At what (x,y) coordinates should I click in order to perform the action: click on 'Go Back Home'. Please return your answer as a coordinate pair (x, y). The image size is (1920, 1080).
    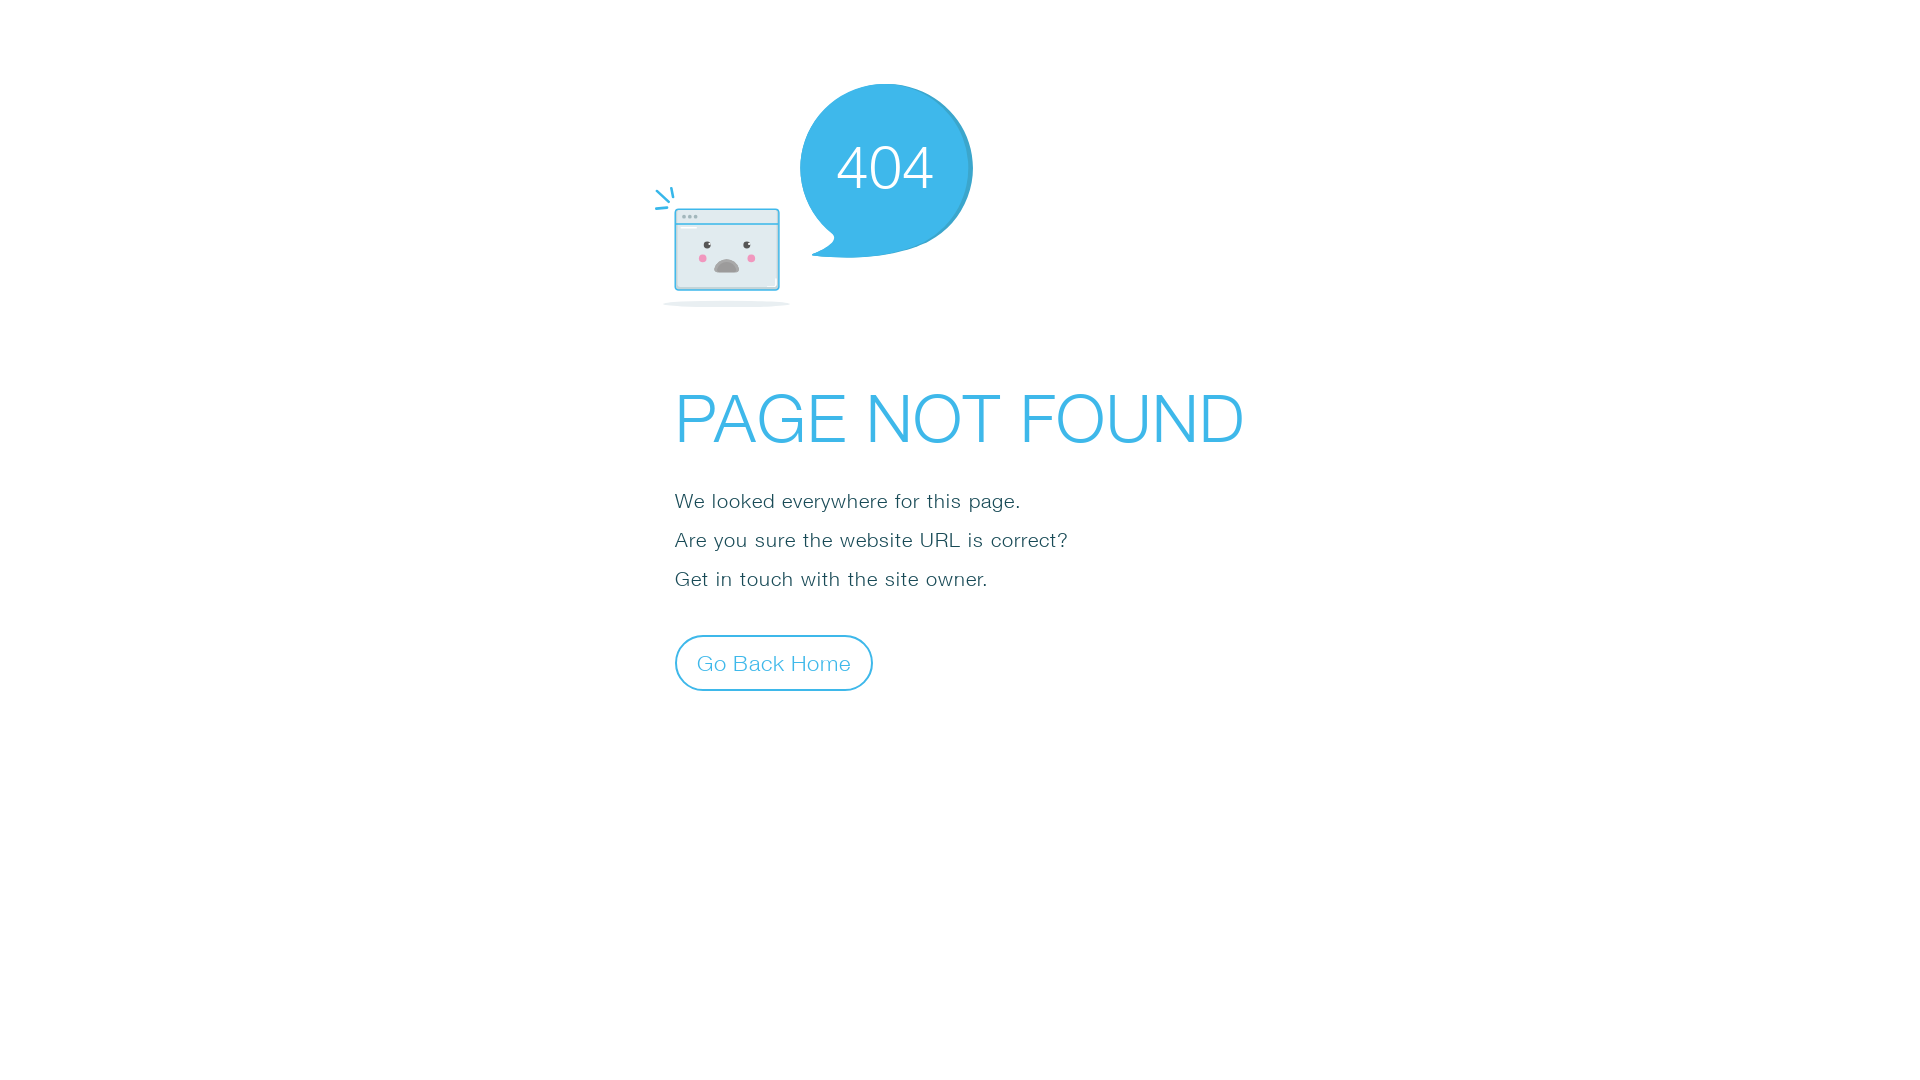
    Looking at the image, I should click on (772, 663).